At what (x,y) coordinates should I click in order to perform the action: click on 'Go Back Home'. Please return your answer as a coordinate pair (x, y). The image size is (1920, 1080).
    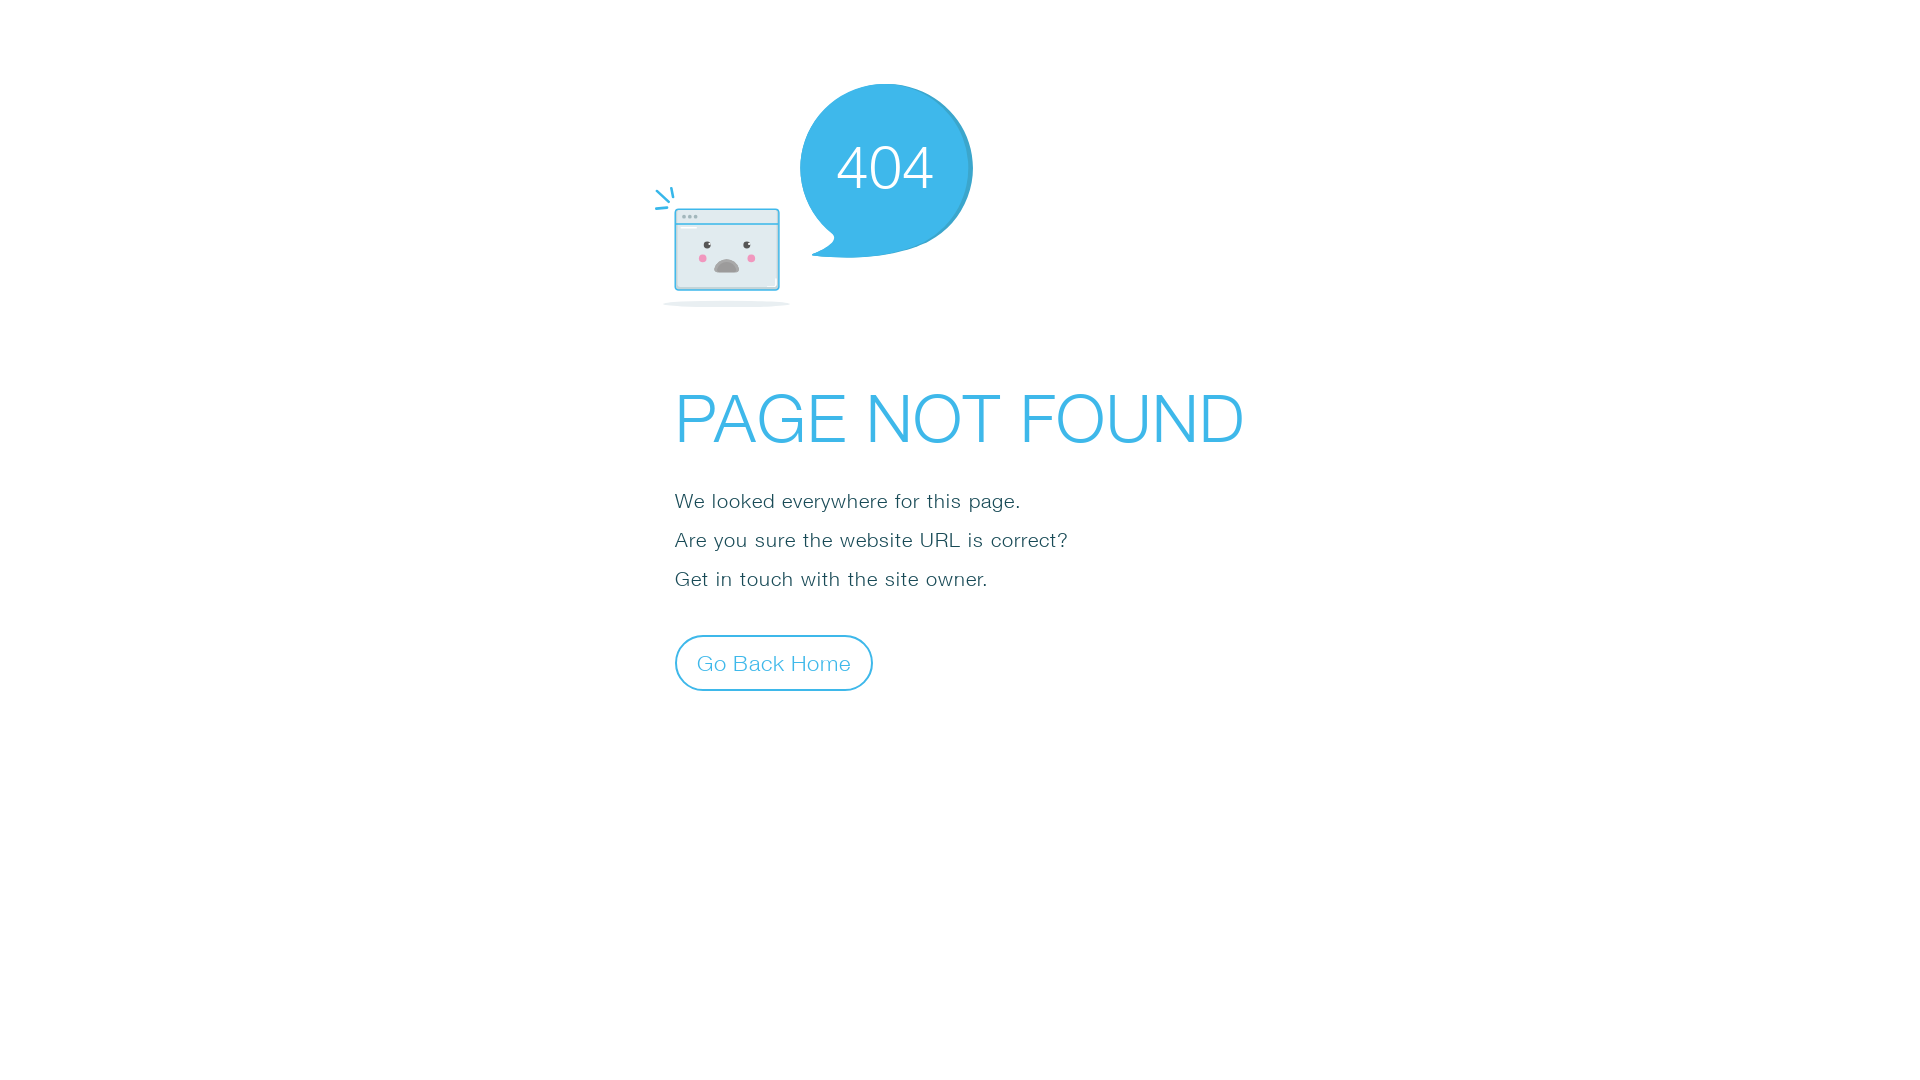
    Looking at the image, I should click on (772, 663).